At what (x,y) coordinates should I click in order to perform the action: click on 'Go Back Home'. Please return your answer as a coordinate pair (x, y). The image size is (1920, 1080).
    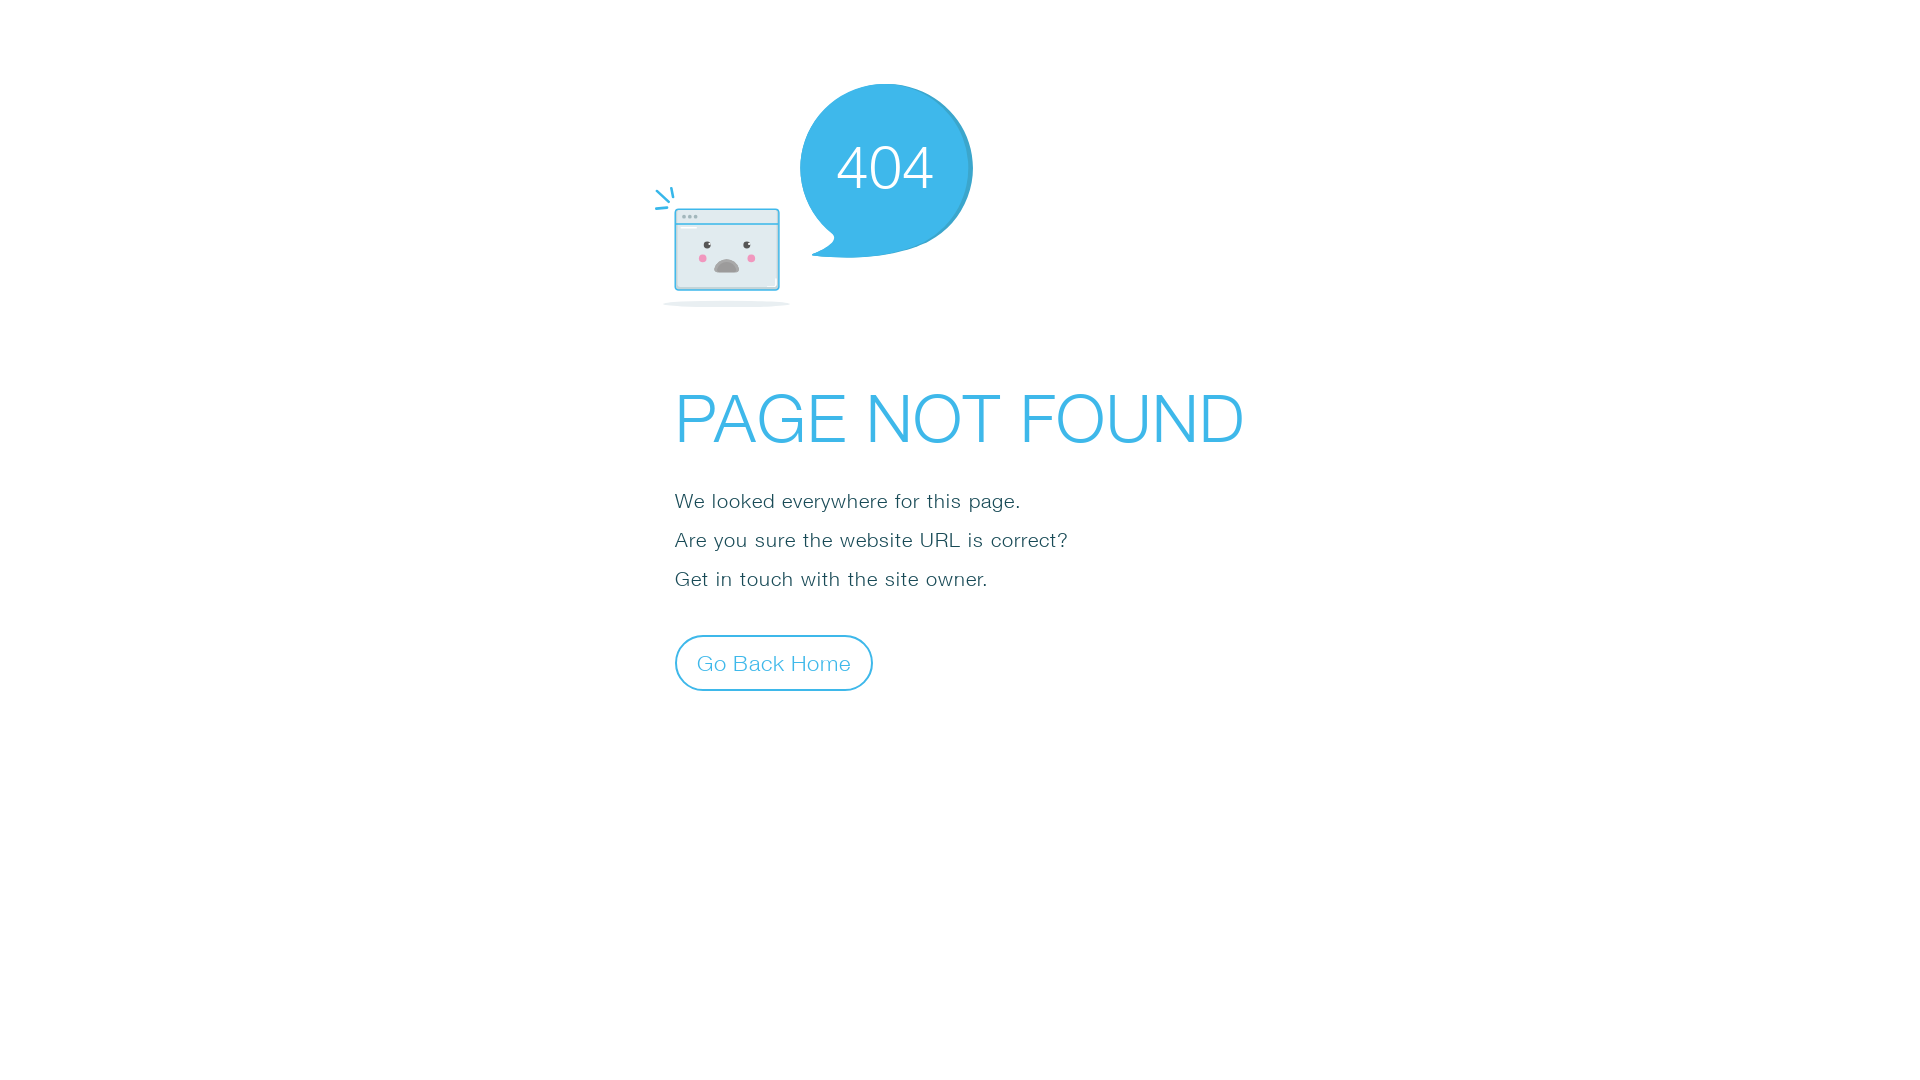
    Looking at the image, I should click on (772, 663).